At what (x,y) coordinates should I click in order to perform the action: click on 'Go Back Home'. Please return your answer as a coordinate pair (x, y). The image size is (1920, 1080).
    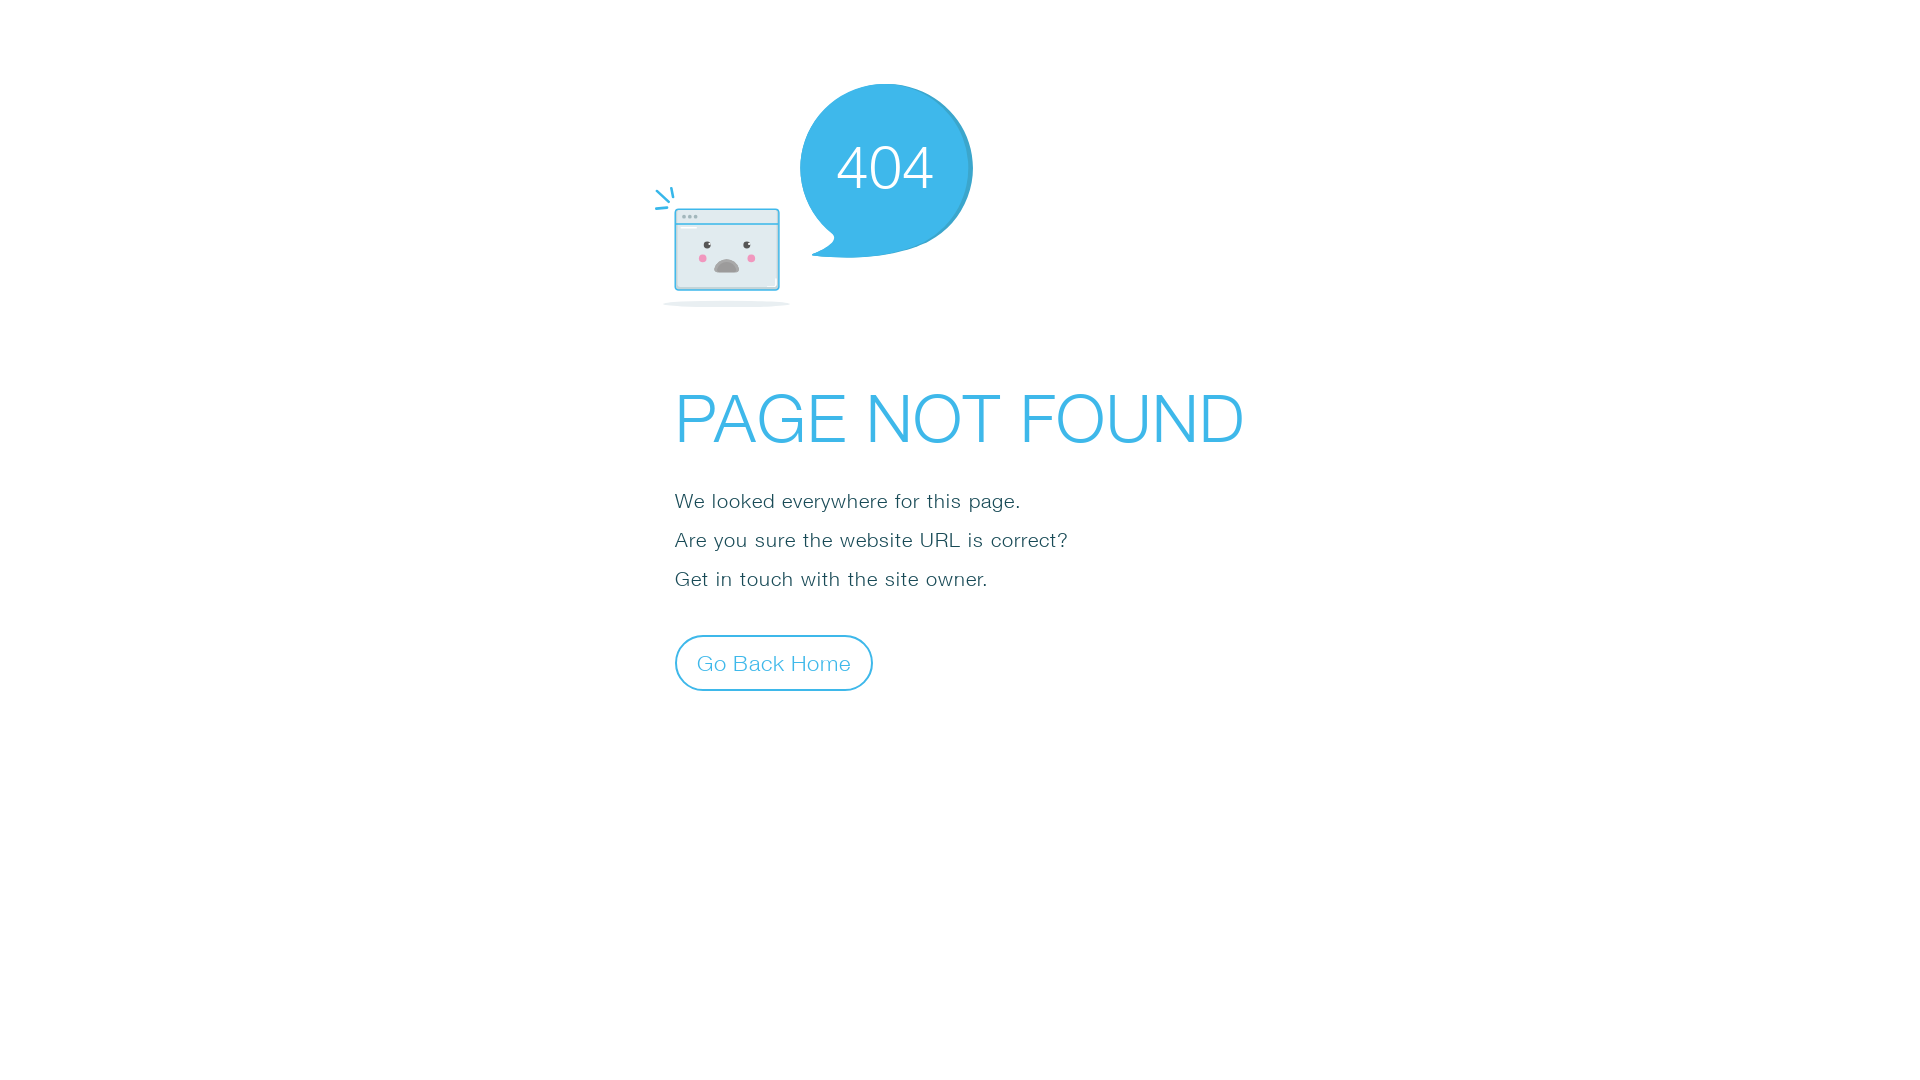
    Looking at the image, I should click on (772, 663).